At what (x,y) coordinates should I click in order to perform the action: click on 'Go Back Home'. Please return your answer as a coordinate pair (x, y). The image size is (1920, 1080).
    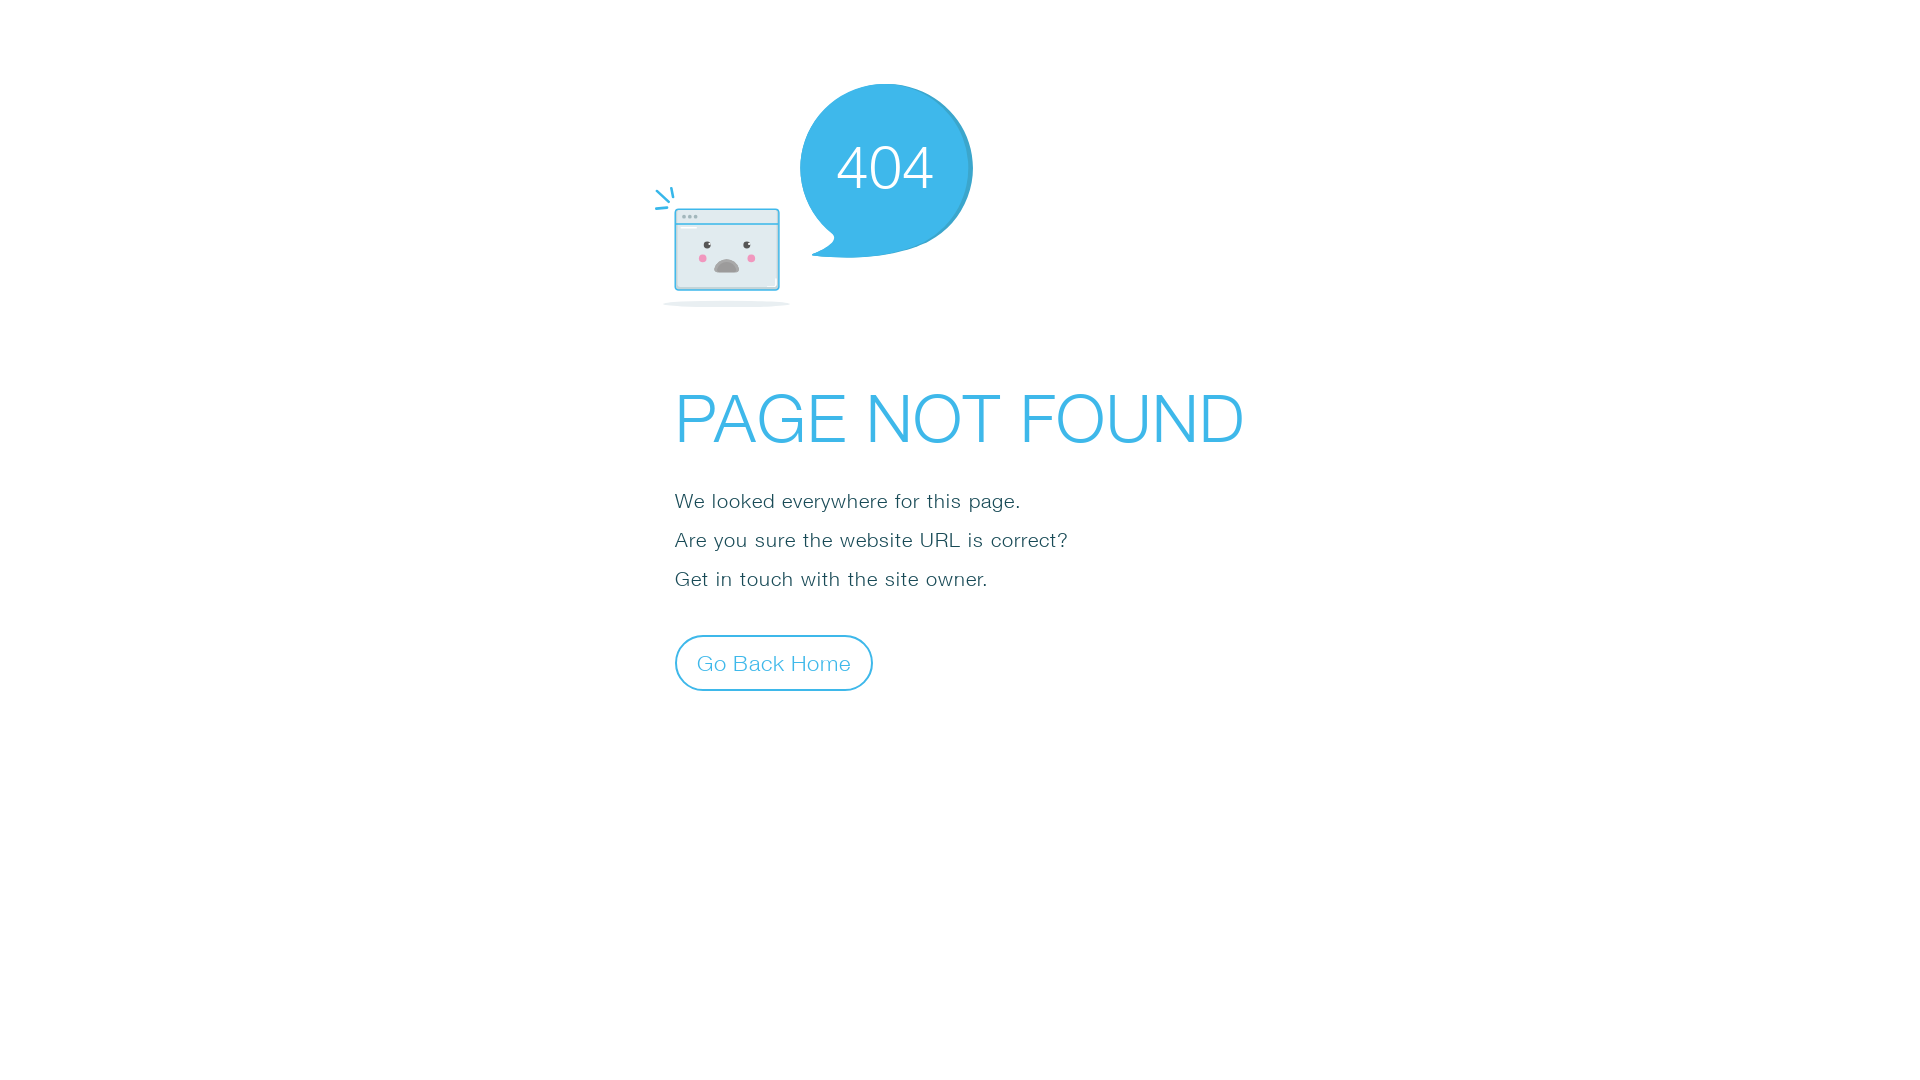
    Looking at the image, I should click on (772, 663).